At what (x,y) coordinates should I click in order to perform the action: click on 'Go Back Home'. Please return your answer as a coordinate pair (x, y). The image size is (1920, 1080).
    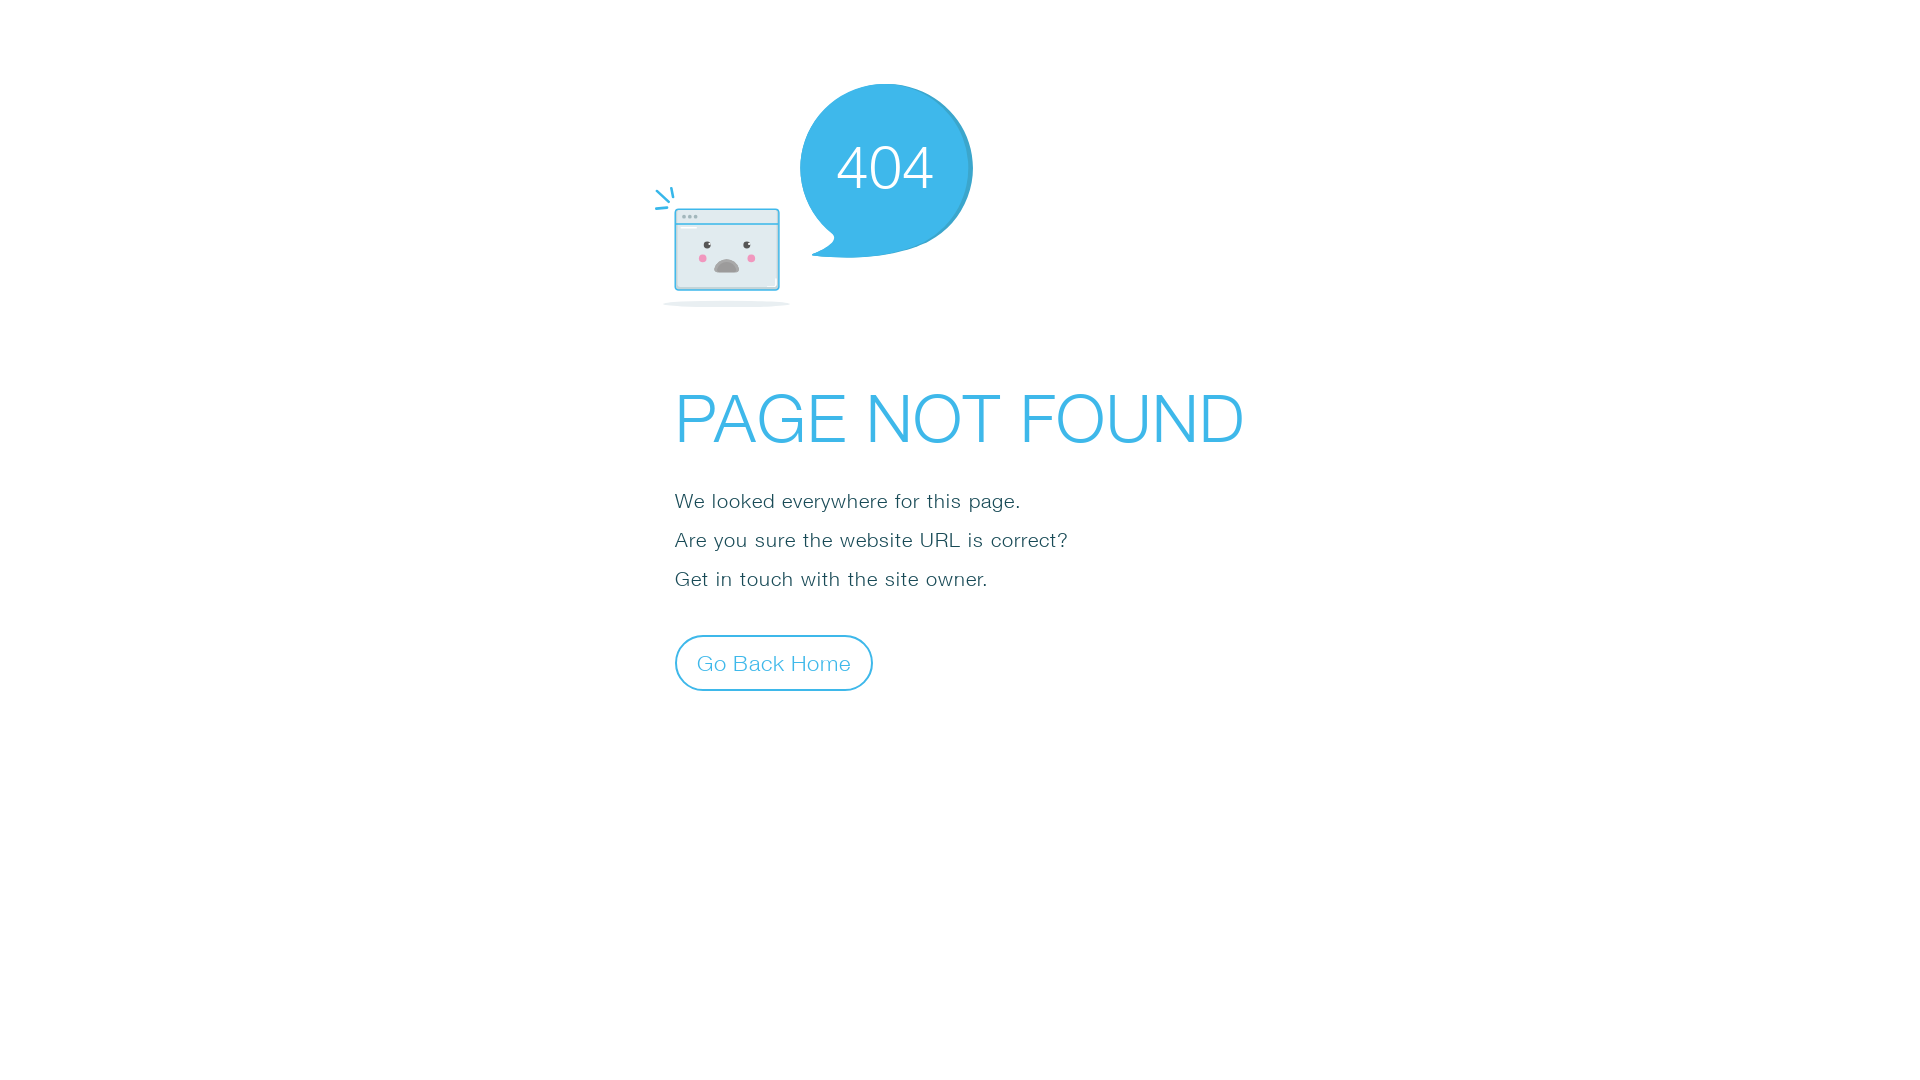
    Looking at the image, I should click on (772, 663).